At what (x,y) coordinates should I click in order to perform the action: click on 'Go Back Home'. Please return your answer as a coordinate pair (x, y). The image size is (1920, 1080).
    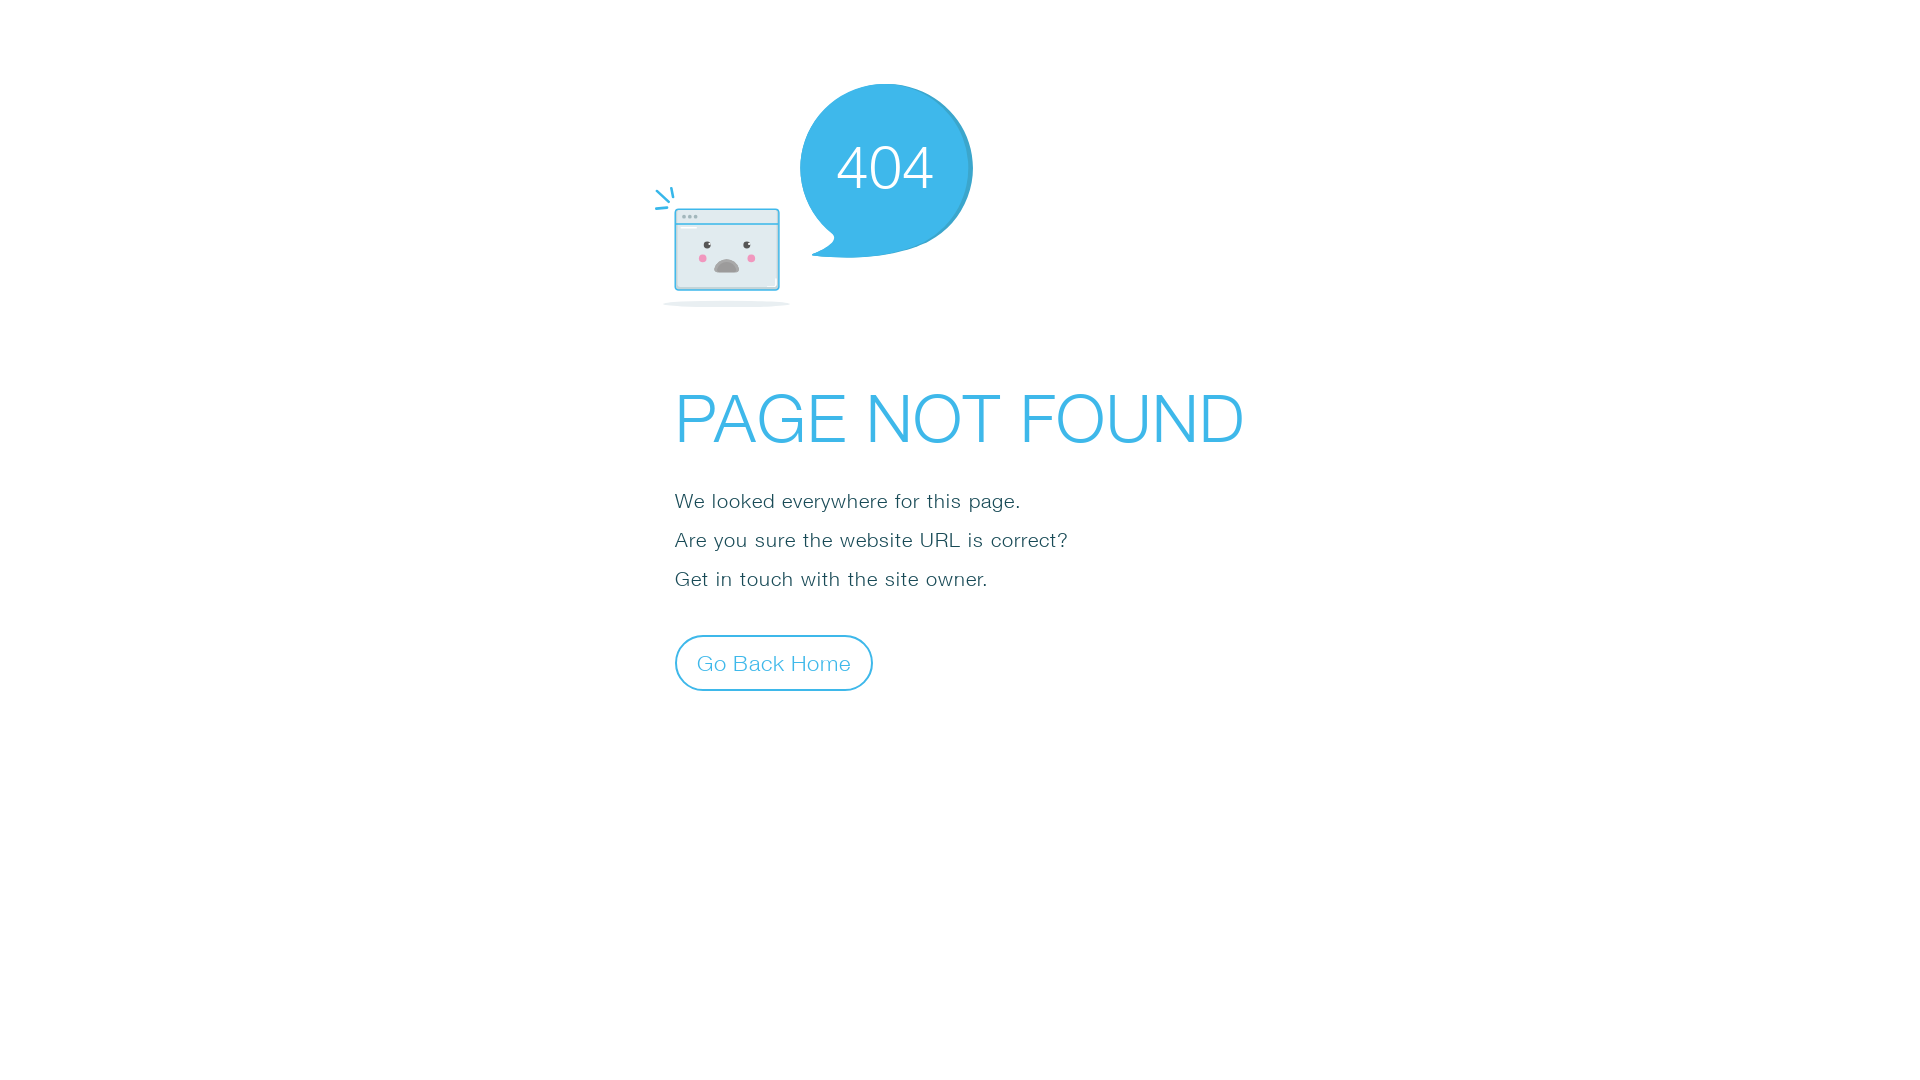
    Looking at the image, I should click on (772, 663).